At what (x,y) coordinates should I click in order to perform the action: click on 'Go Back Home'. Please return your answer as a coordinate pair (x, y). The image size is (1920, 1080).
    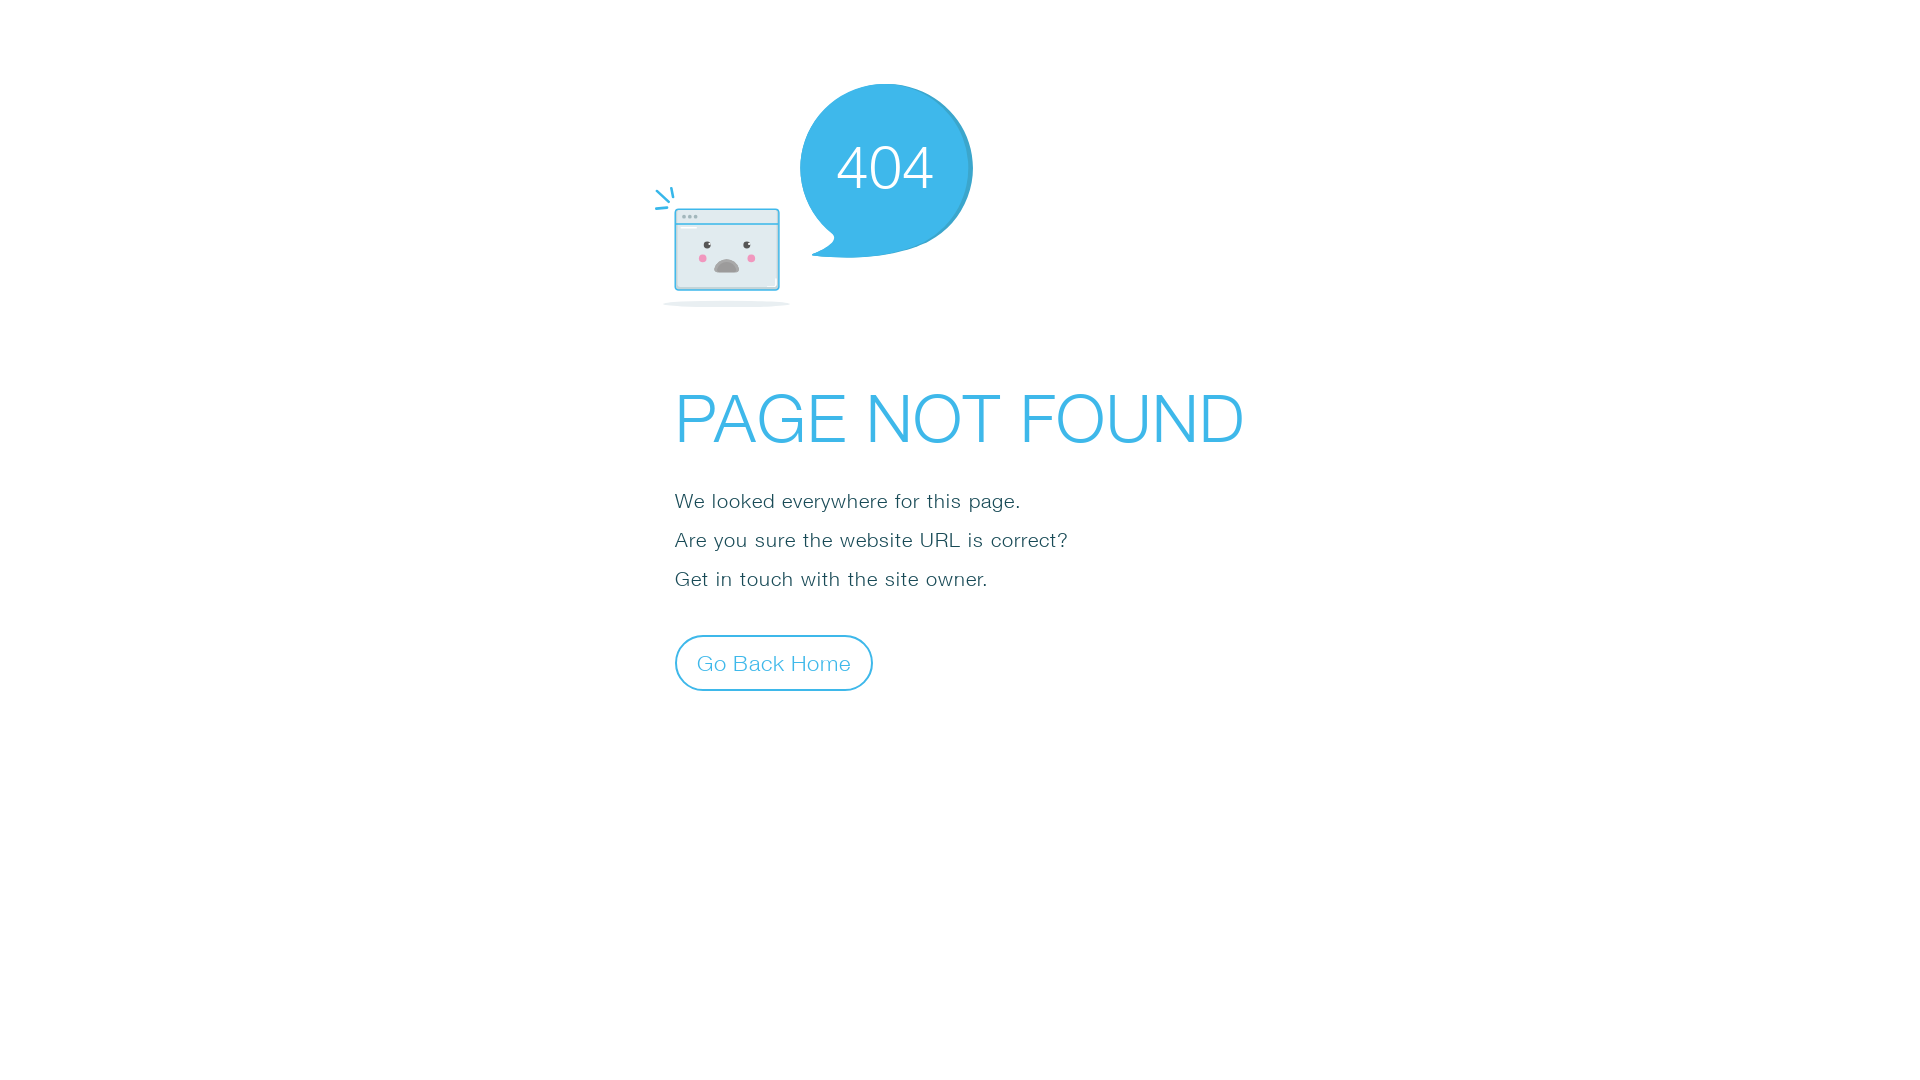
    Looking at the image, I should click on (772, 663).